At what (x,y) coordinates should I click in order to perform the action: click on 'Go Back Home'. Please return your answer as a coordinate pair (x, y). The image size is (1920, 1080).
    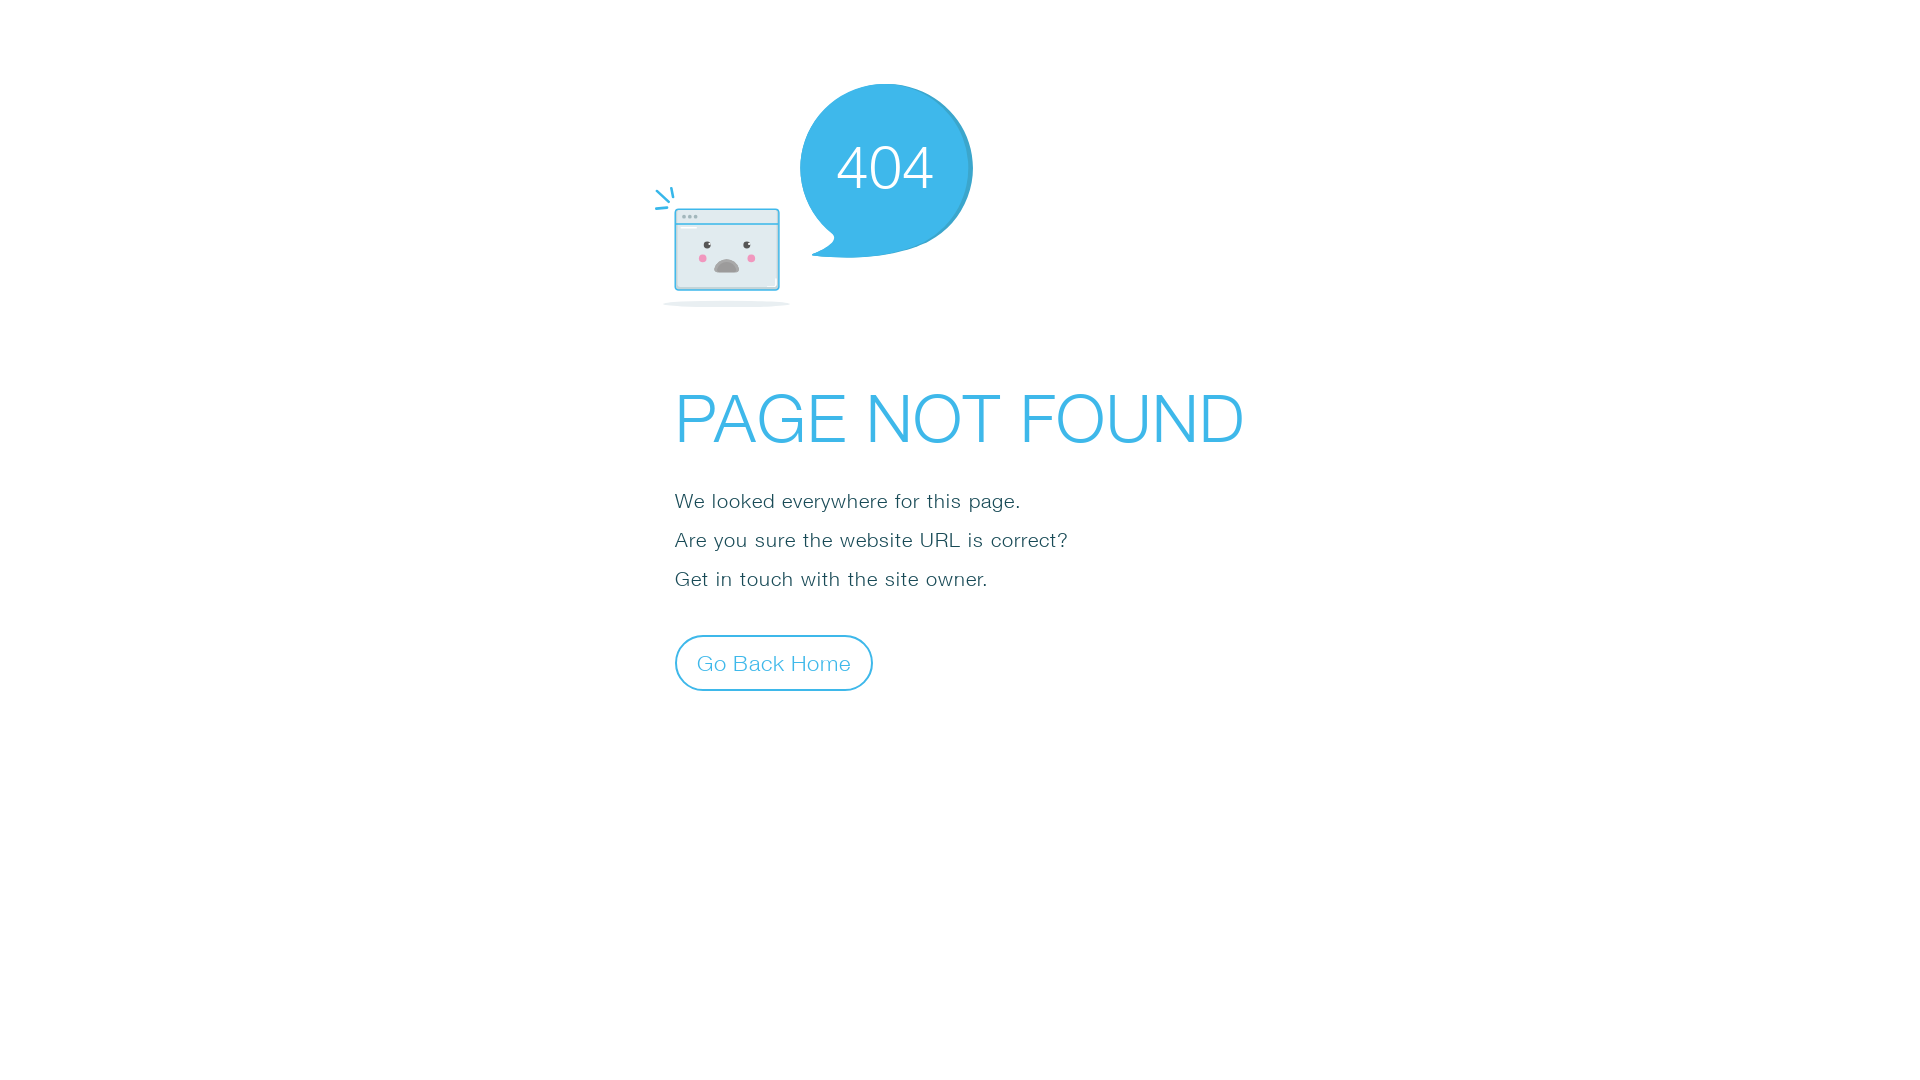
    Looking at the image, I should click on (772, 663).